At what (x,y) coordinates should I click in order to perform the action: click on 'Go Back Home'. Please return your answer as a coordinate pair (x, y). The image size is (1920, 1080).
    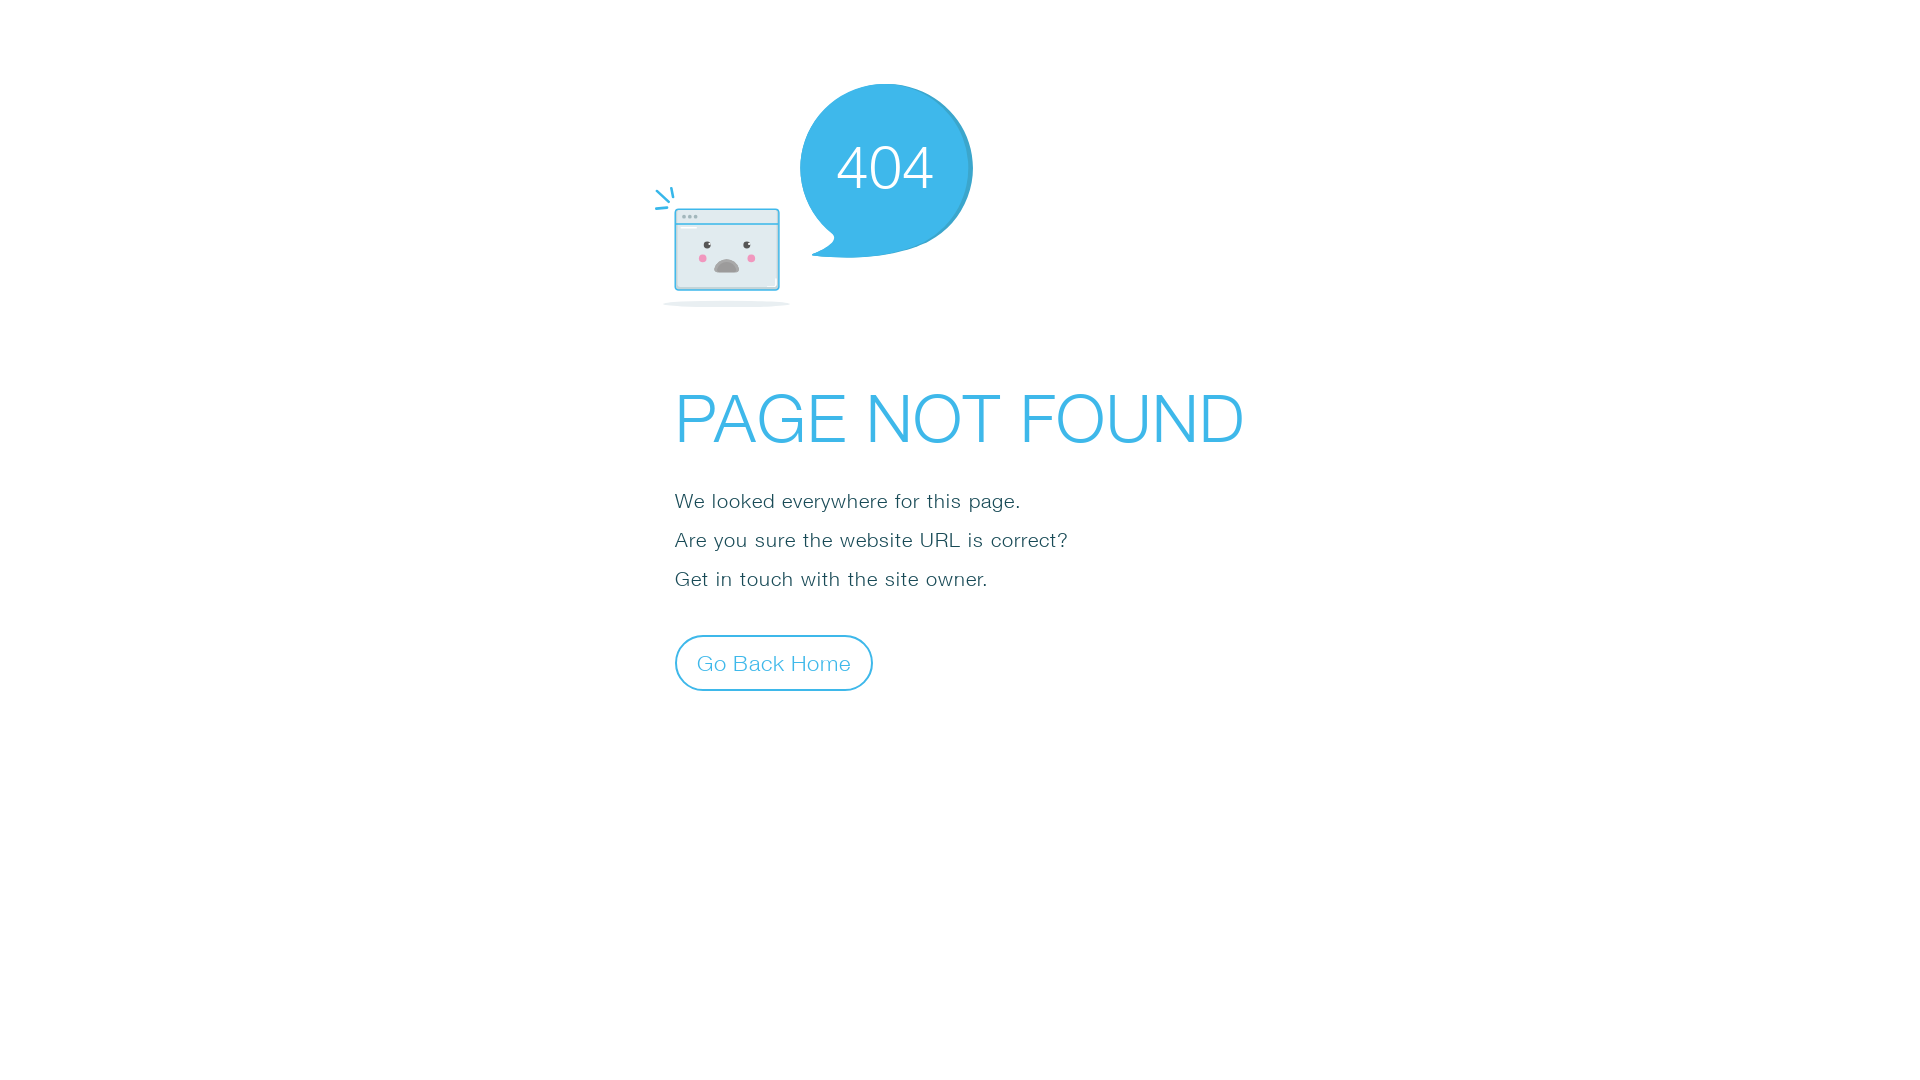
    Looking at the image, I should click on (772, 663).